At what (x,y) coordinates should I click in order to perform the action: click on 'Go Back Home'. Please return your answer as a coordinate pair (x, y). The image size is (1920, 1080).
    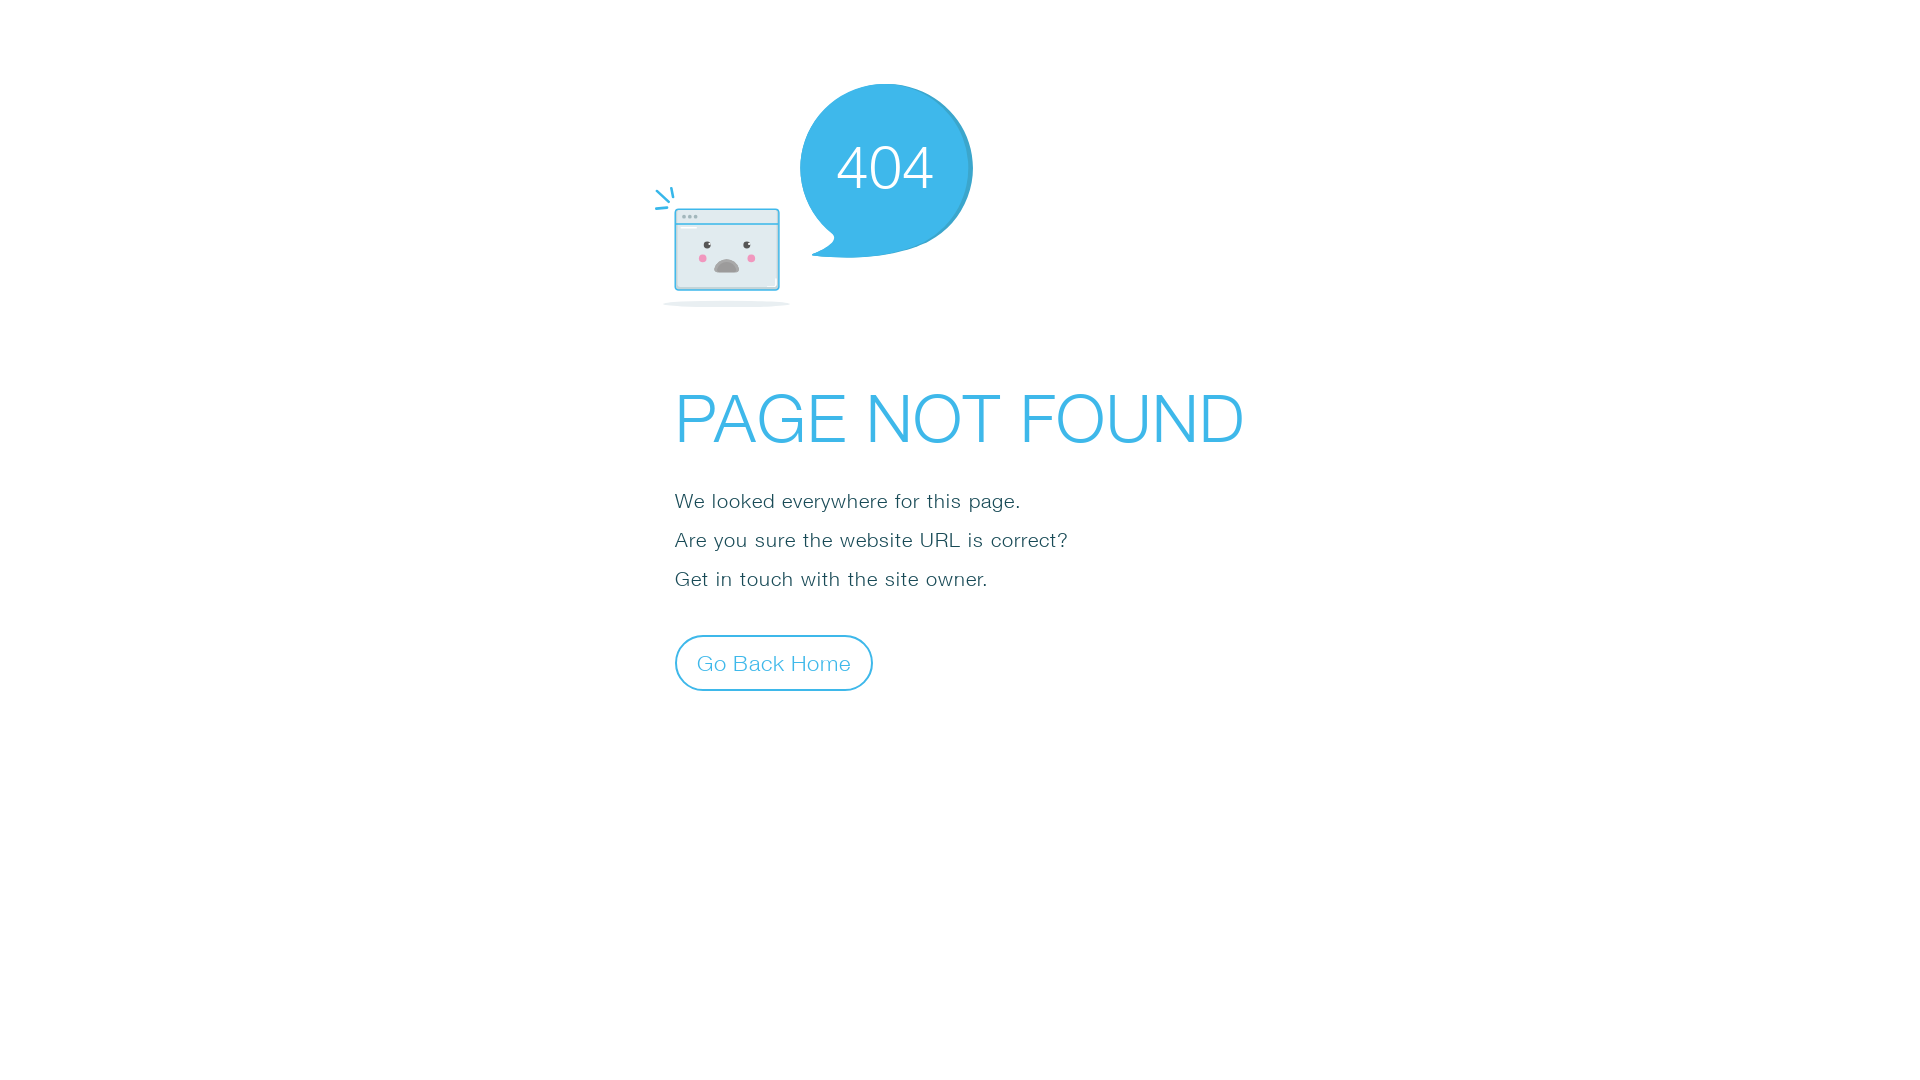
    Looking at the image, I should click on (772, 663).